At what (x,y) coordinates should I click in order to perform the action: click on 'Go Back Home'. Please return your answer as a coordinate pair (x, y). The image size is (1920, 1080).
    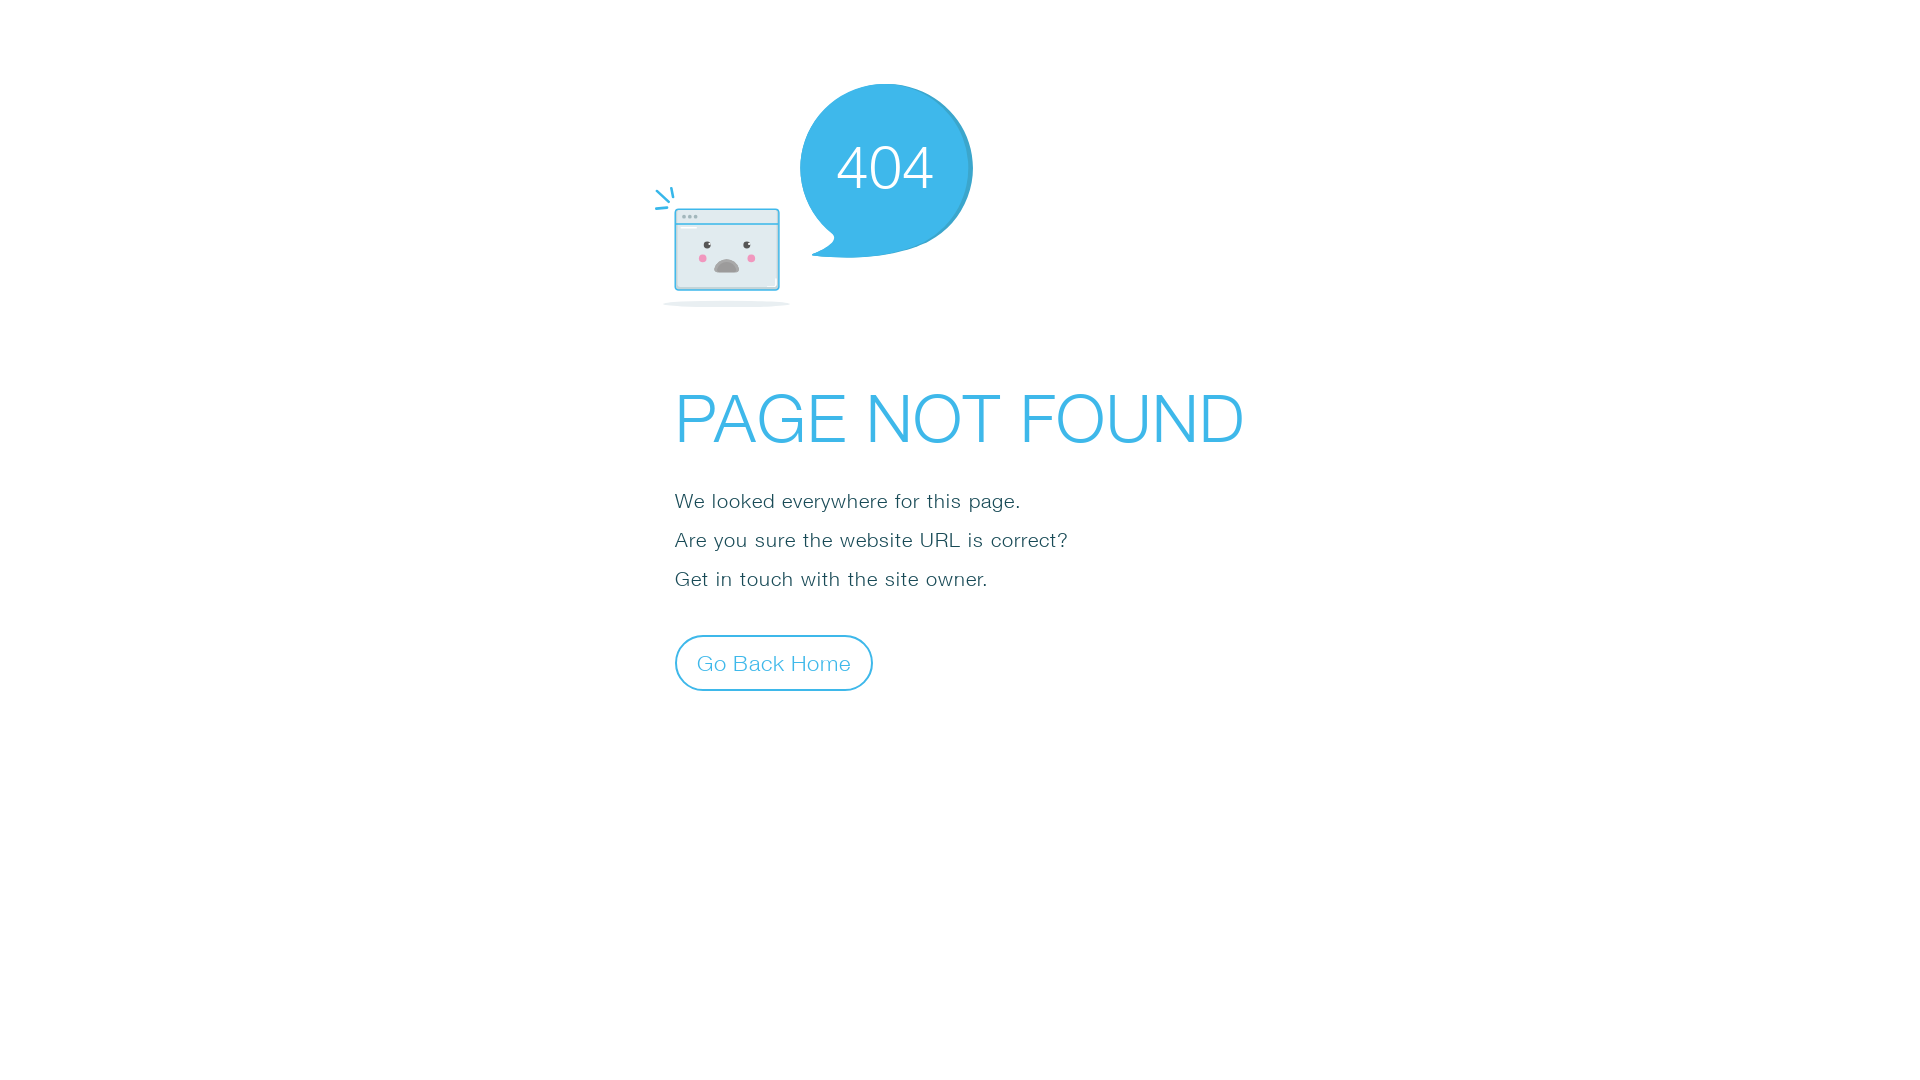
    Looking at the image, I should click on (772, 663).